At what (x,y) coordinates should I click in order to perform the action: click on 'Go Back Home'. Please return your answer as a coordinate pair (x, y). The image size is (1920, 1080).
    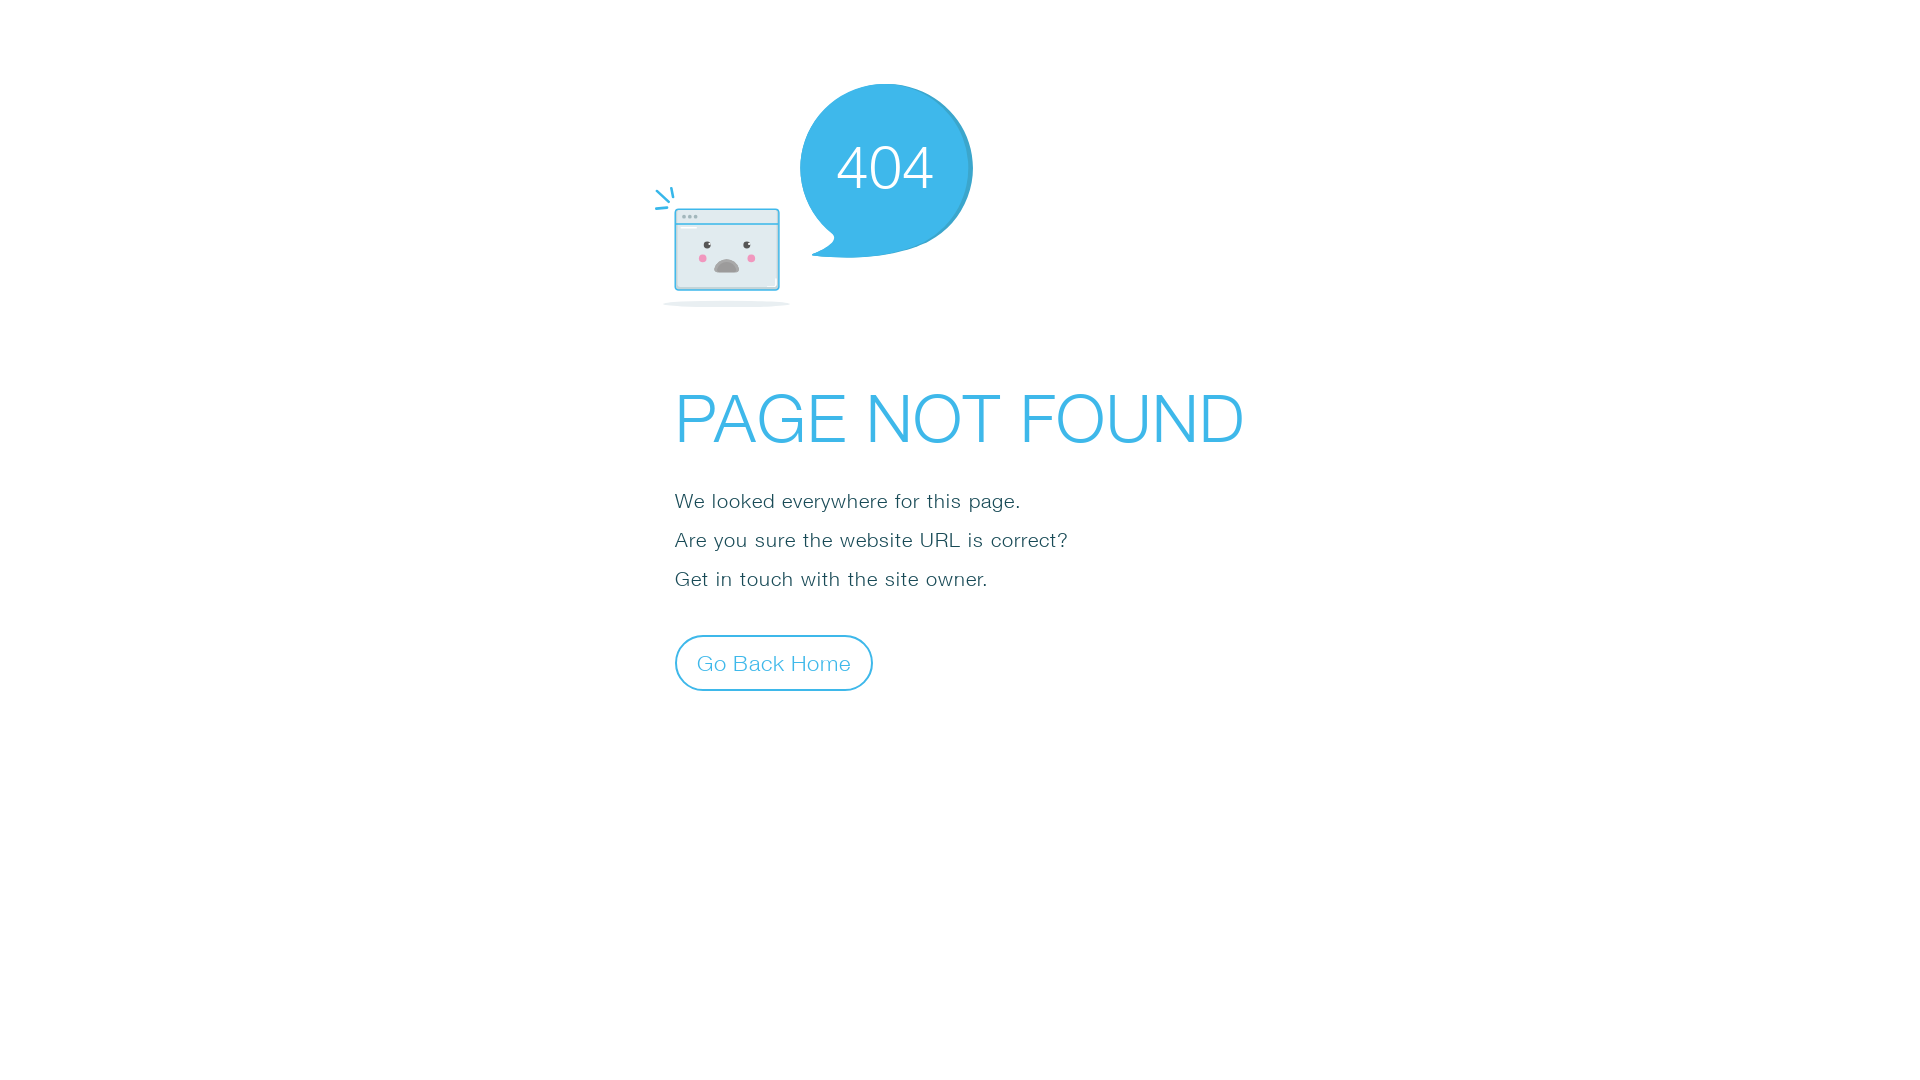
    Looking at the image, I should click on (772, 663).